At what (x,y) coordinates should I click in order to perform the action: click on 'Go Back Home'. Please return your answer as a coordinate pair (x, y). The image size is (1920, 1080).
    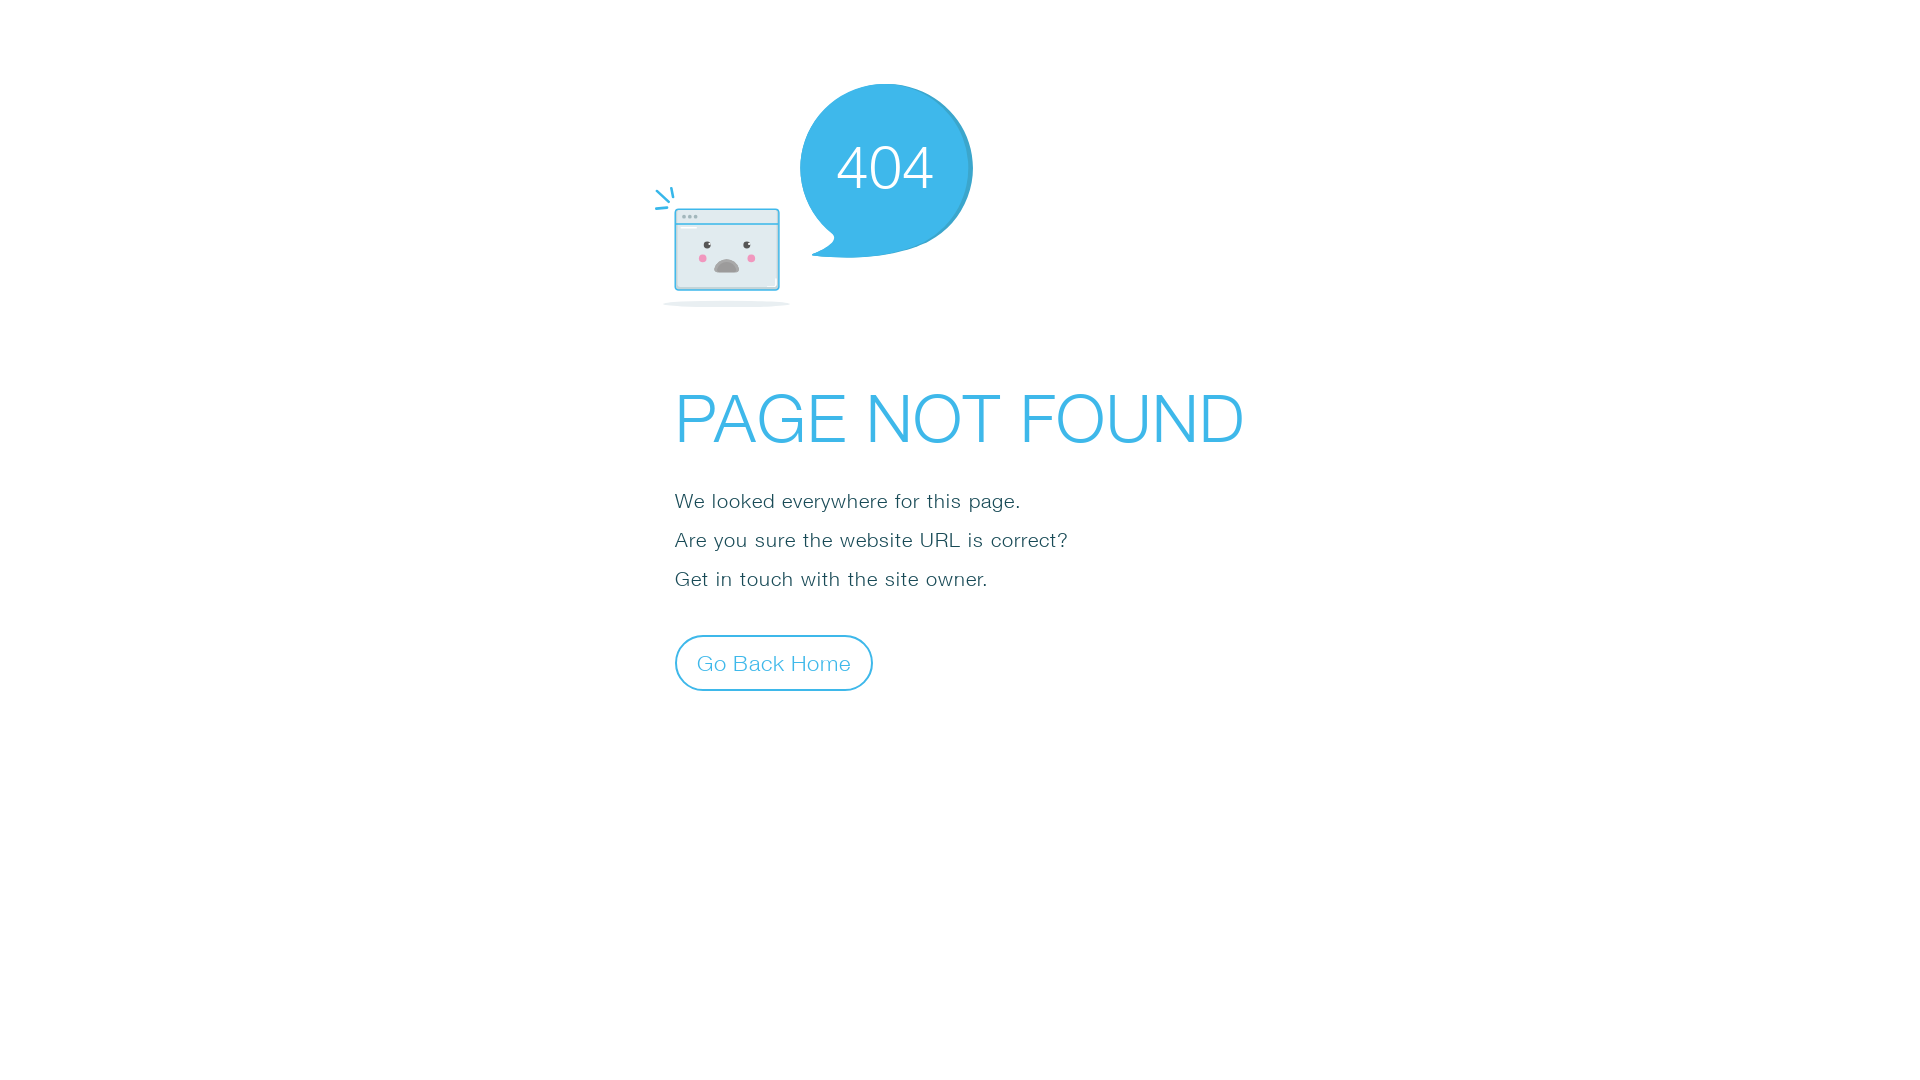
    Looking at the image, I should click on (772, 663).